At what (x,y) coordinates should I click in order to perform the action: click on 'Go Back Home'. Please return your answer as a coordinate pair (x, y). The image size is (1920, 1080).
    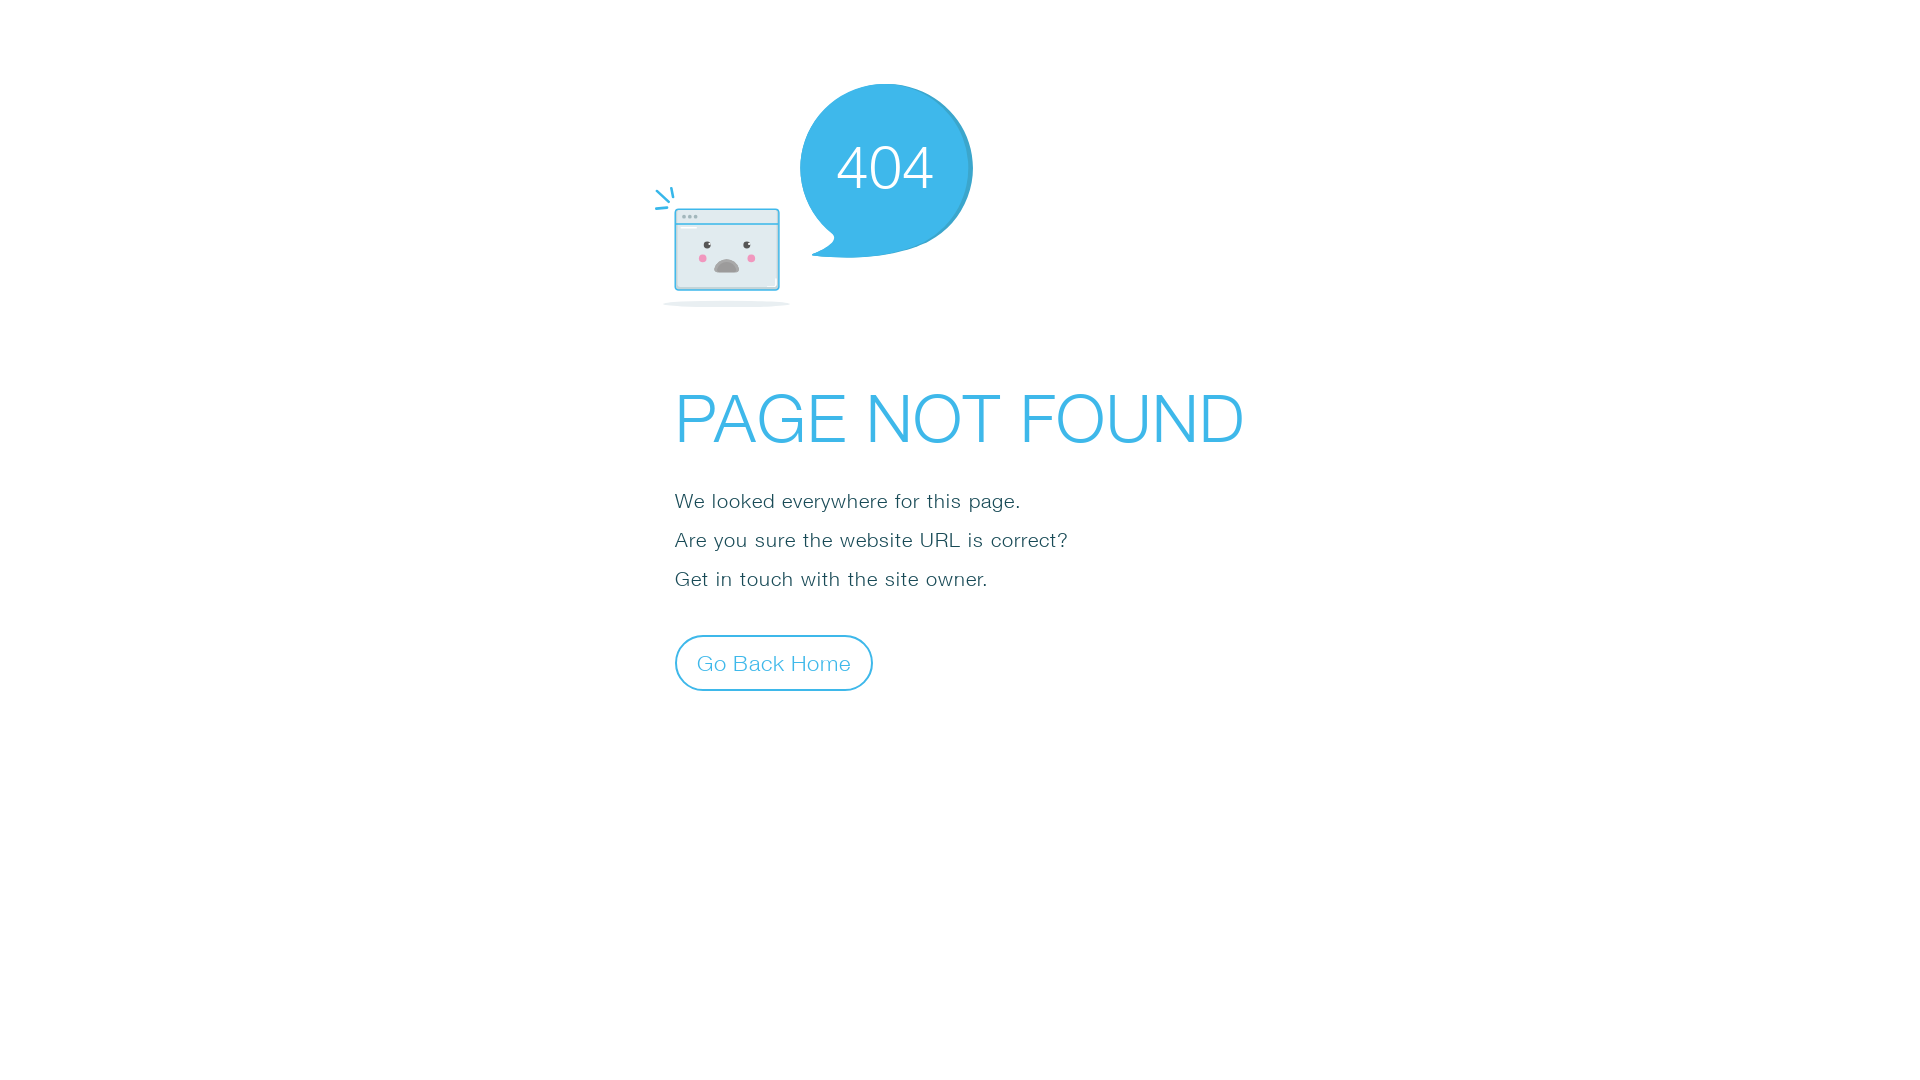
    Looking at the image, I should click on (772, 663).